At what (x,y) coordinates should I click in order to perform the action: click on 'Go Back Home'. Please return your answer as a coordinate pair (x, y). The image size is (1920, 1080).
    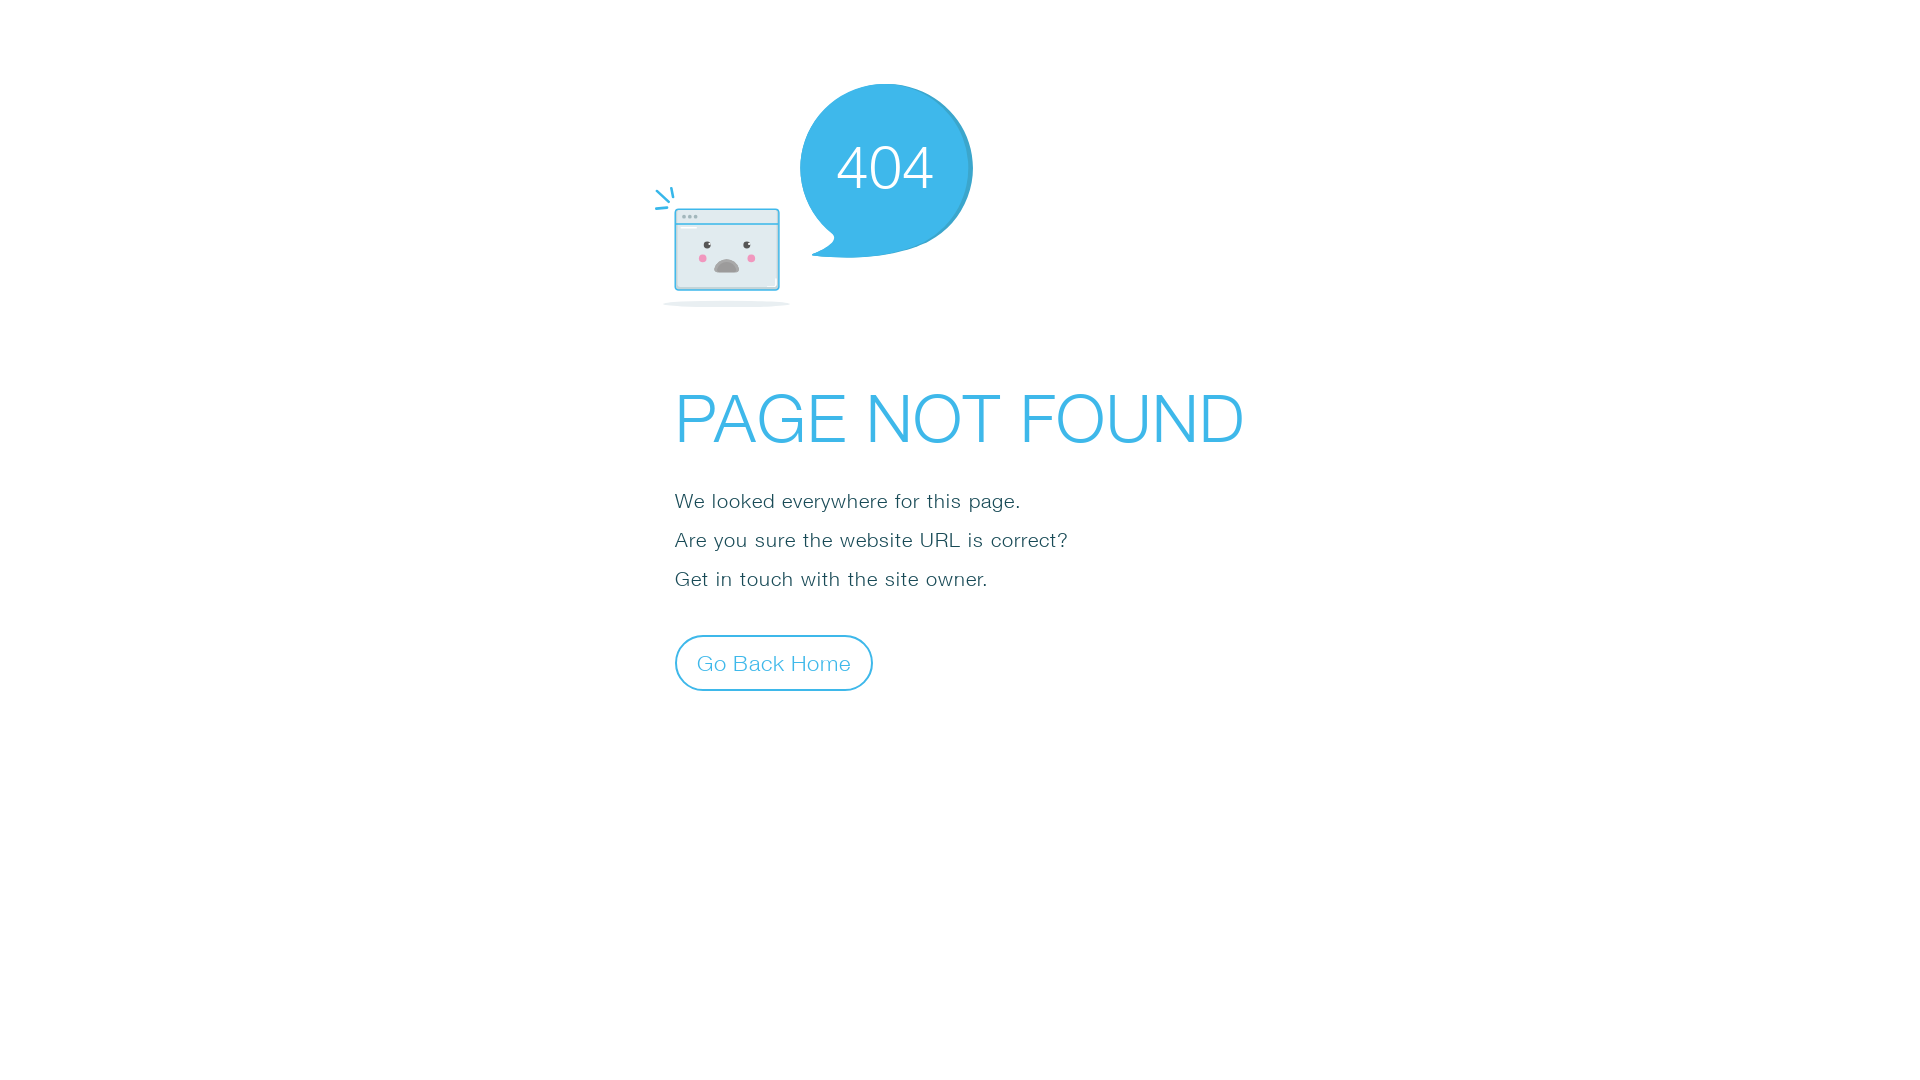
    Looking at the image, I should click on (772, 663).